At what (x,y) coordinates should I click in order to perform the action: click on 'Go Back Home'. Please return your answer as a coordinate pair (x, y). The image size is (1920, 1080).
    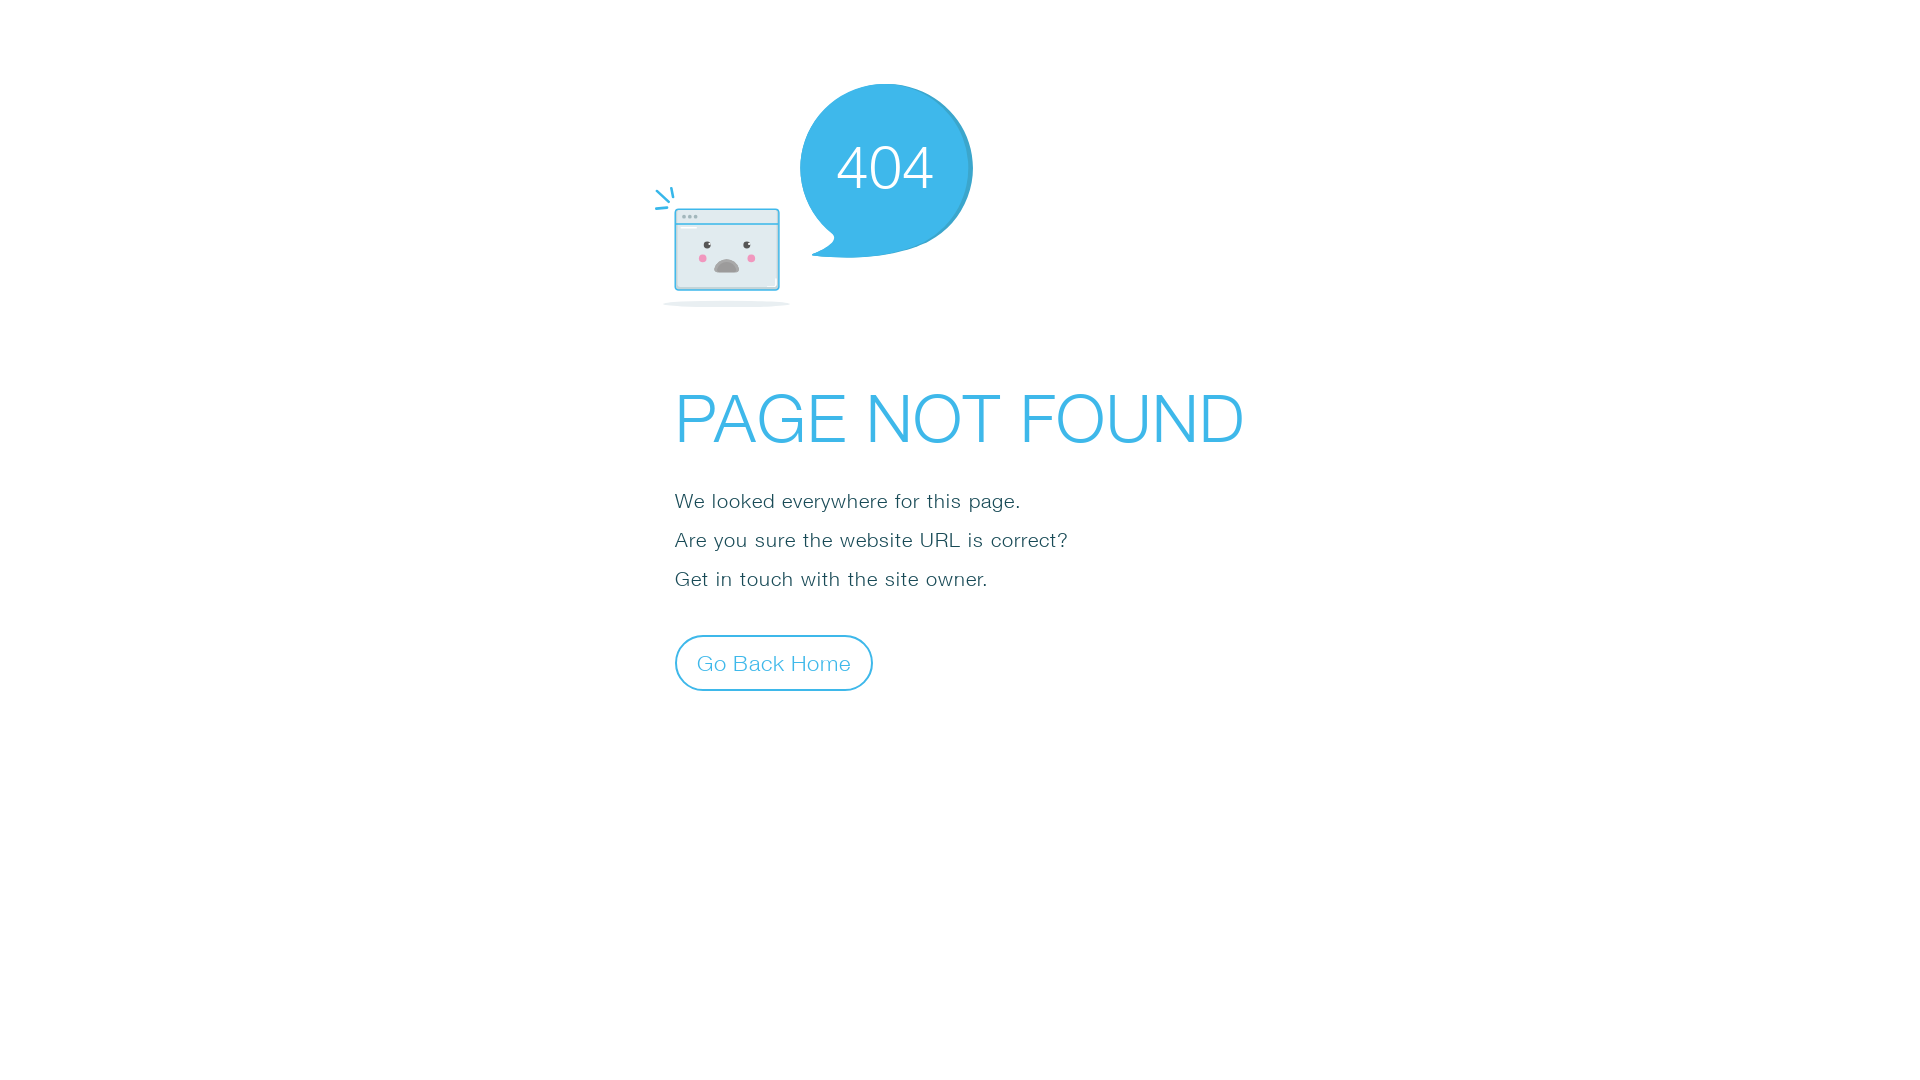
    Looking at the image, I should click on (772, 663).